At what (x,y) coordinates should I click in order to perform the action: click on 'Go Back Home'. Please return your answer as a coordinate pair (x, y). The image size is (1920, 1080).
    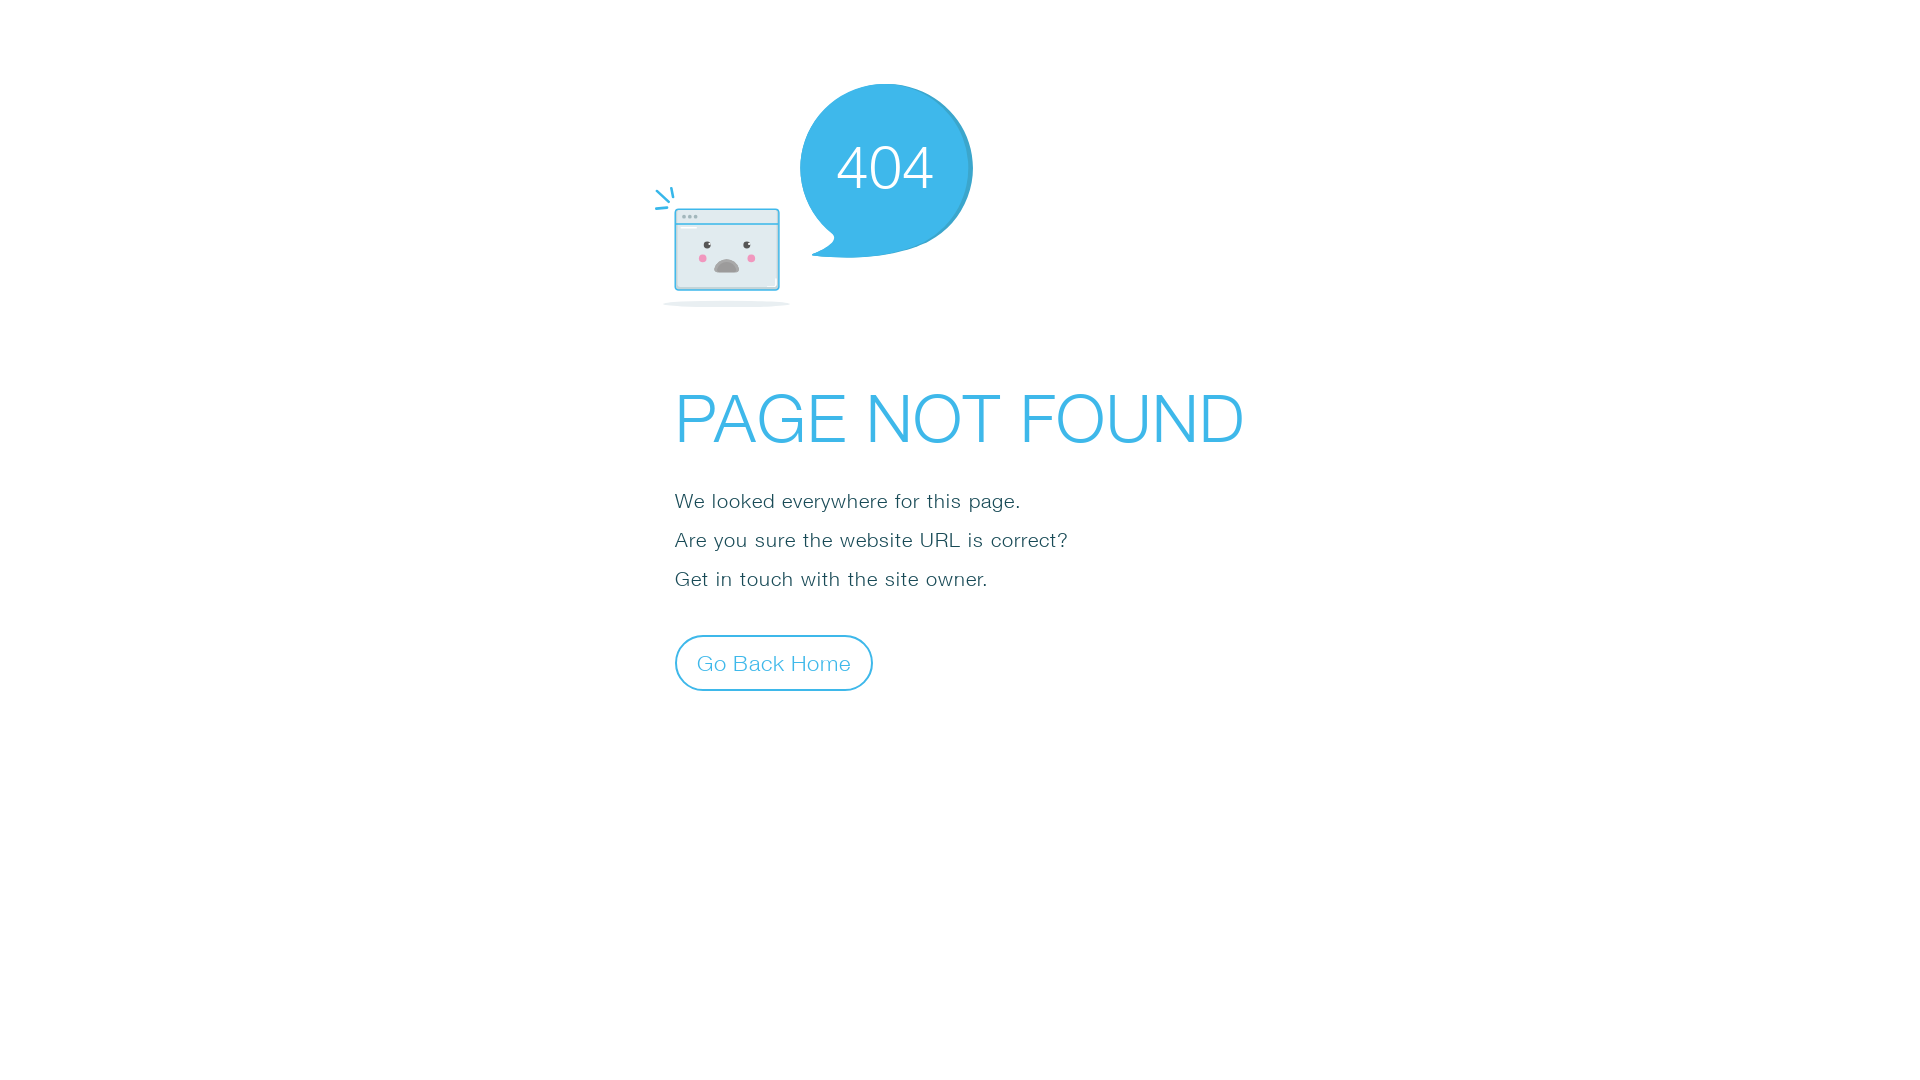
    Looking at the image, I should click on (772, 663).